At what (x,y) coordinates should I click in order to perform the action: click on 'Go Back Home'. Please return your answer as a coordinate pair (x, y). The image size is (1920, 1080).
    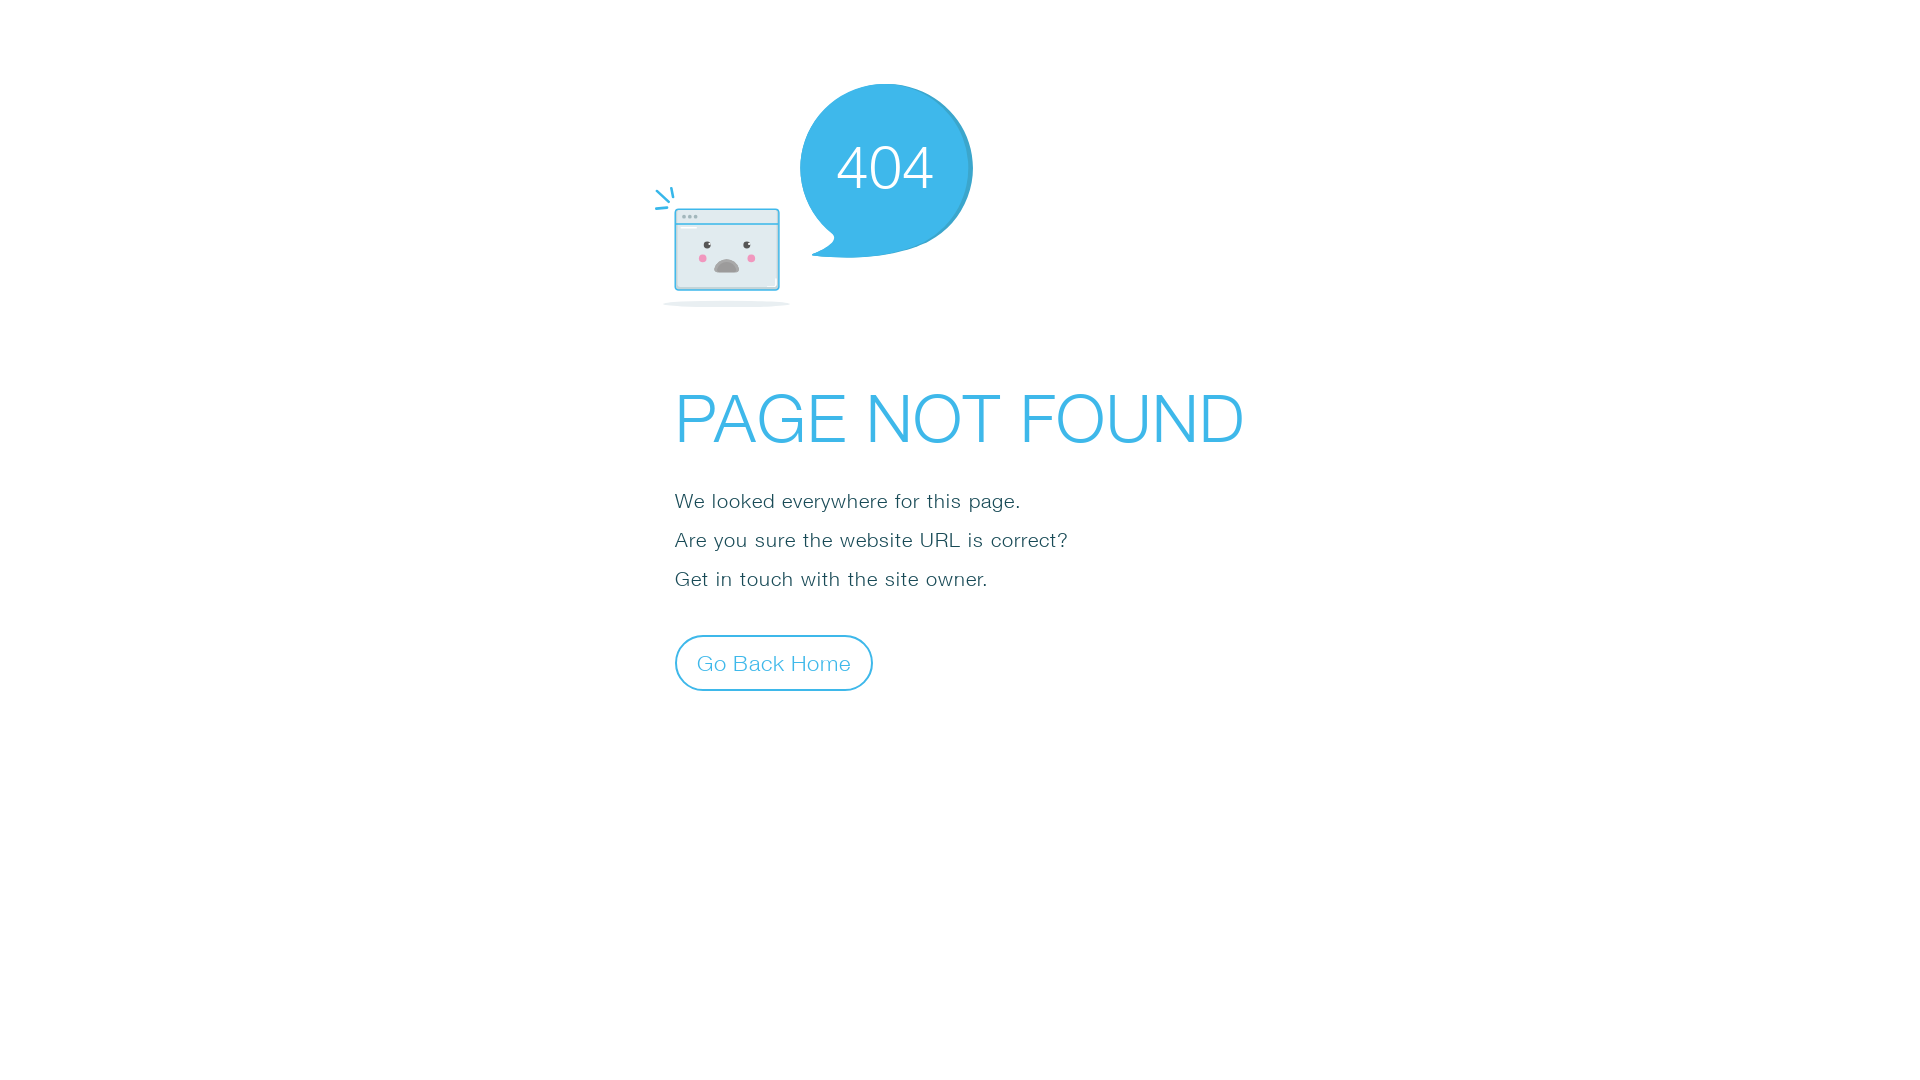
    Looking at the image, I should click on (772, 663).